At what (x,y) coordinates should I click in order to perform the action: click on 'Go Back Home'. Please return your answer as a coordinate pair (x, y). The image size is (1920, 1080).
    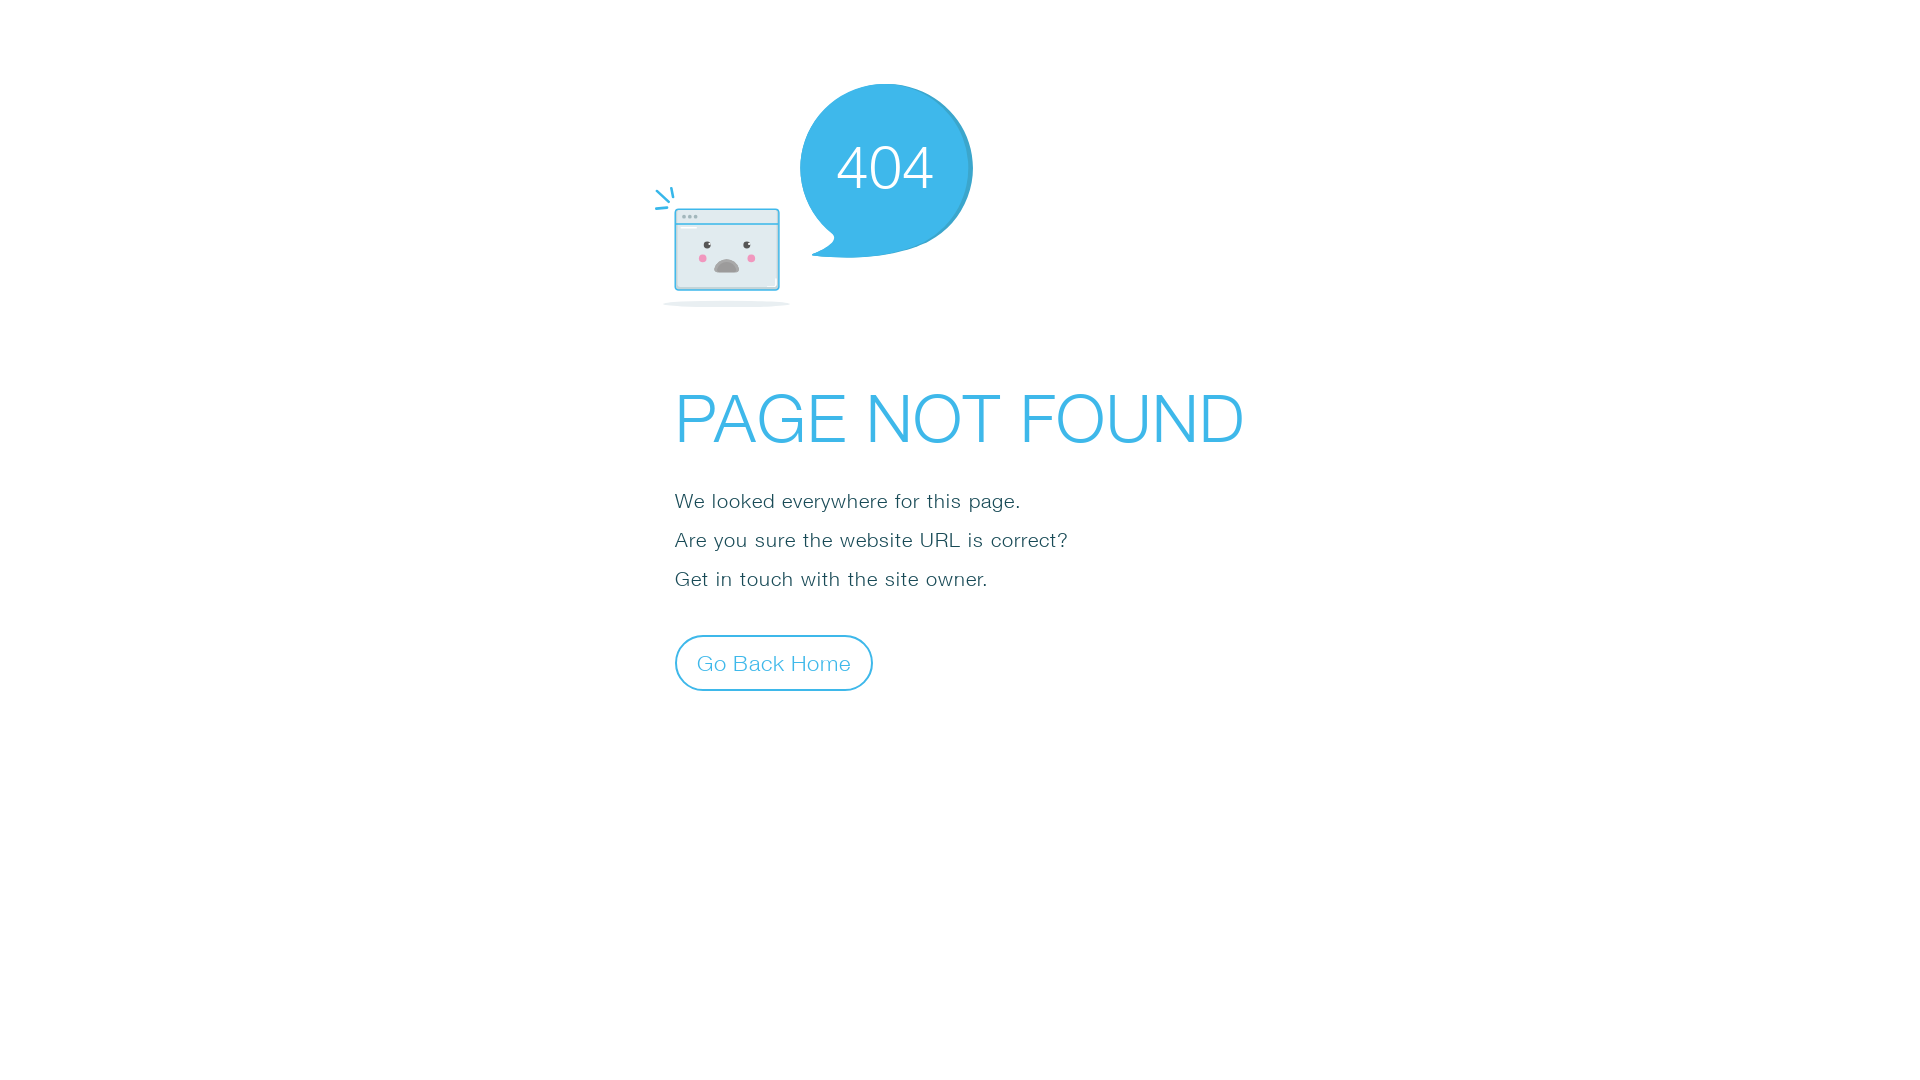
    Looking at the image, I should click on (772, 663).